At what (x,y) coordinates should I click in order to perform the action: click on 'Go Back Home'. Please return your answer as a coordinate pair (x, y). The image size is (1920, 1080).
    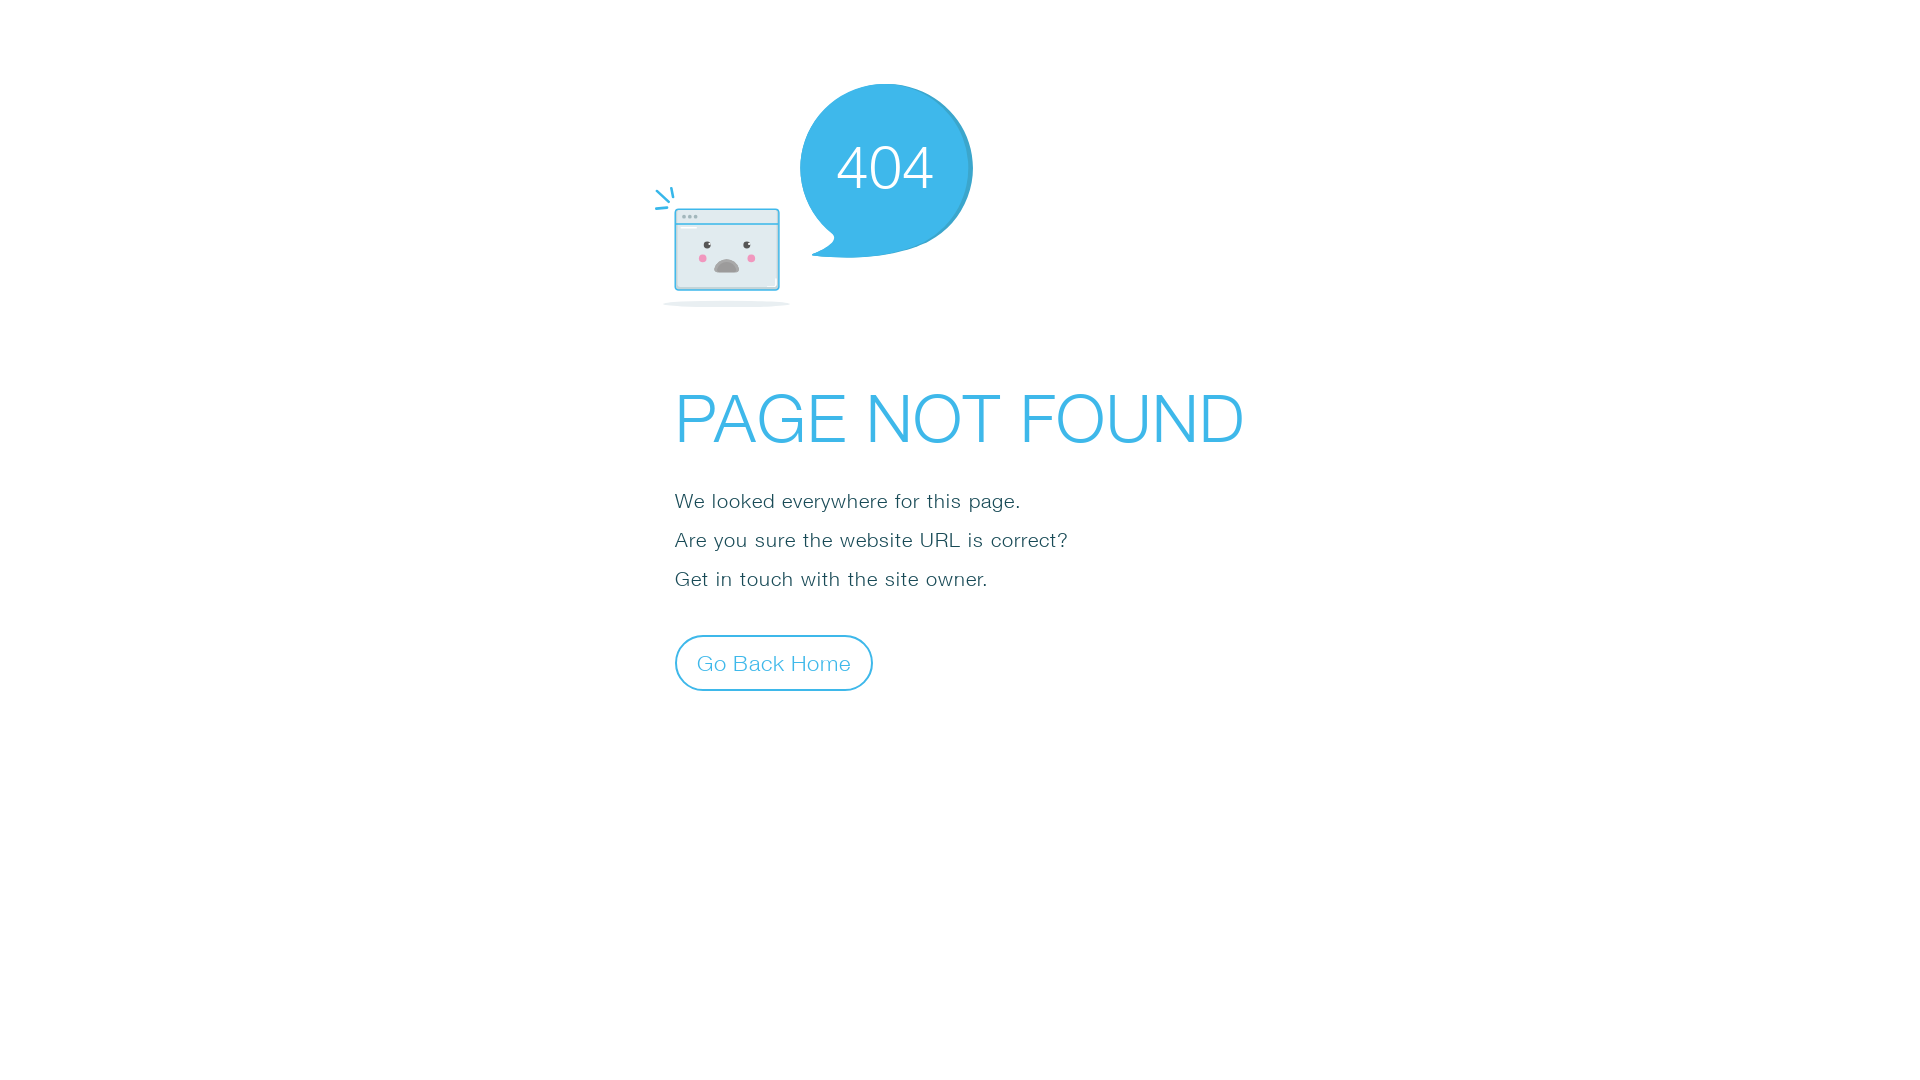
    Looking at the image, I should click on (772, 663).